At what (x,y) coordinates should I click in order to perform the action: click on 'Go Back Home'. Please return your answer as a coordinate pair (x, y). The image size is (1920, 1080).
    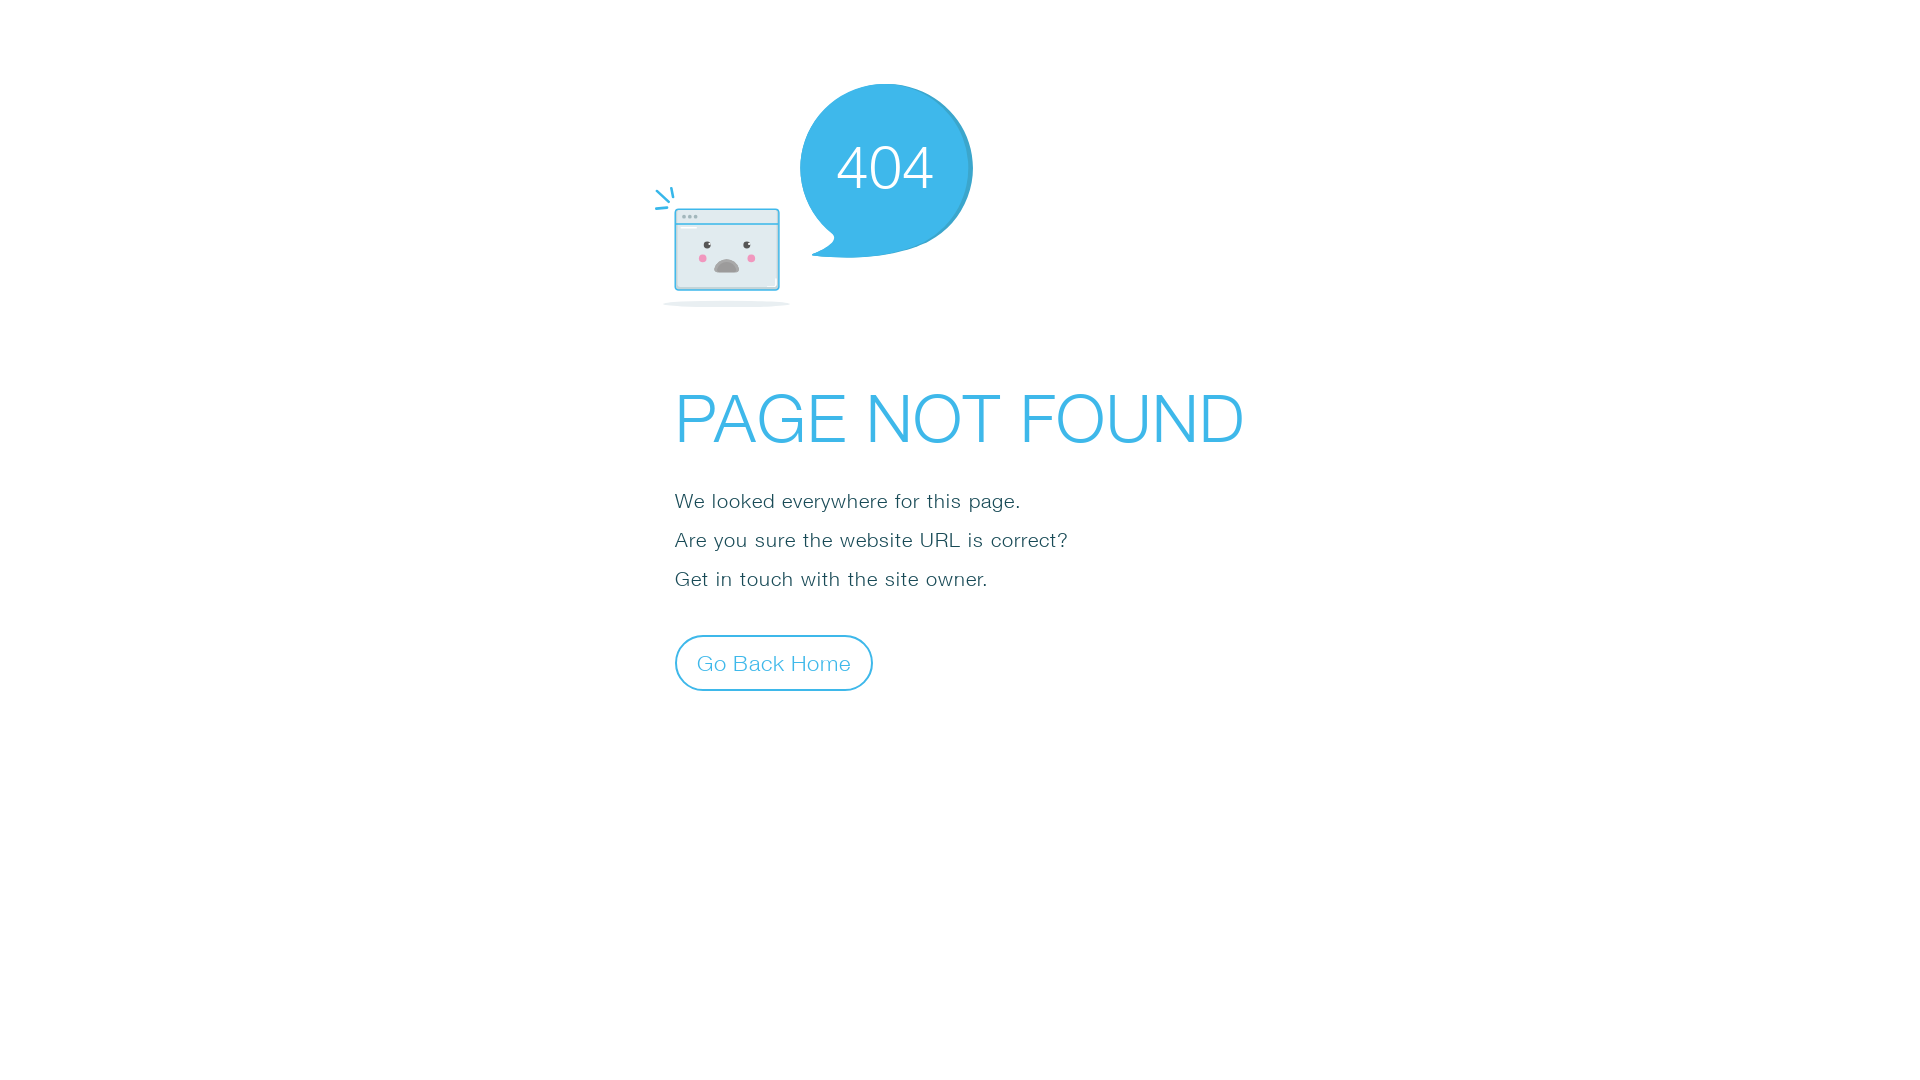
    Looking at the image, I should click on (772, 663).